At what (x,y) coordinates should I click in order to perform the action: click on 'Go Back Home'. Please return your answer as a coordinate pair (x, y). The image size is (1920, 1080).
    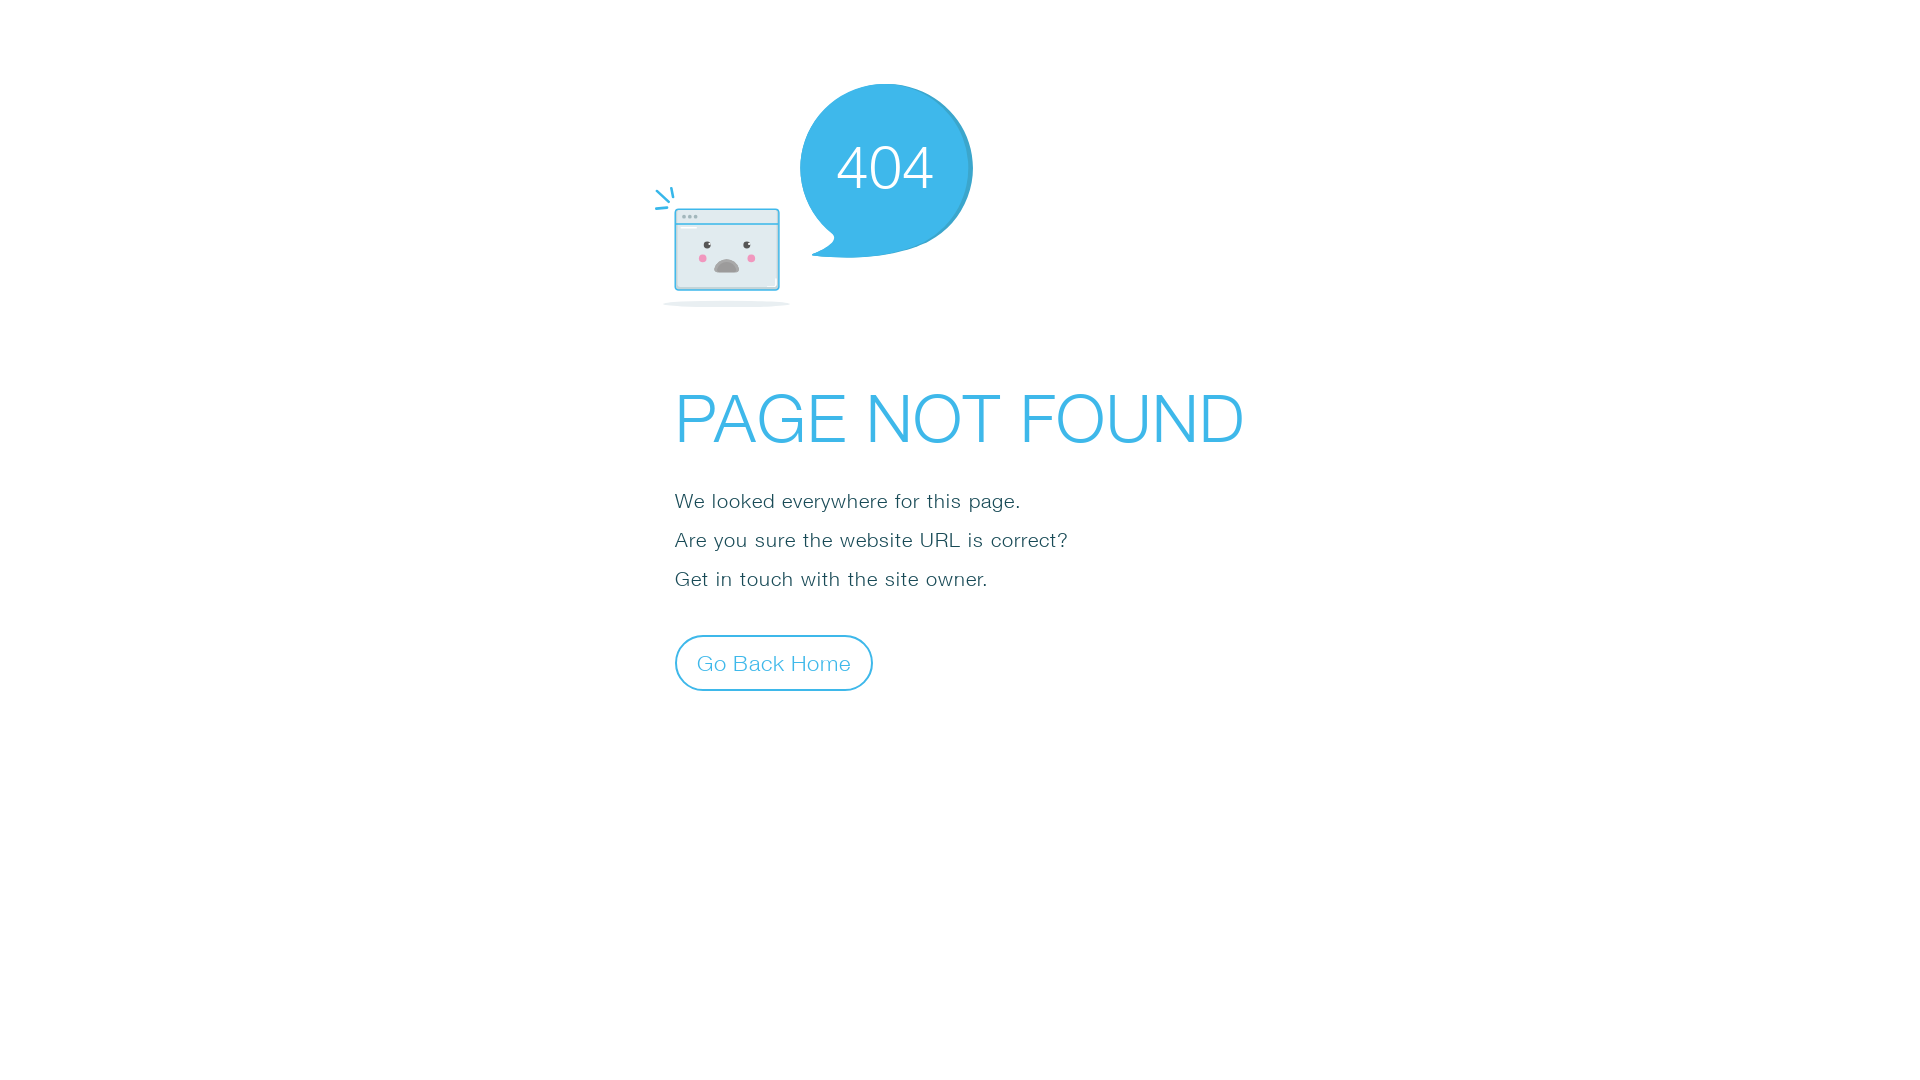
    Looking at the image, I should click on (772, 663).